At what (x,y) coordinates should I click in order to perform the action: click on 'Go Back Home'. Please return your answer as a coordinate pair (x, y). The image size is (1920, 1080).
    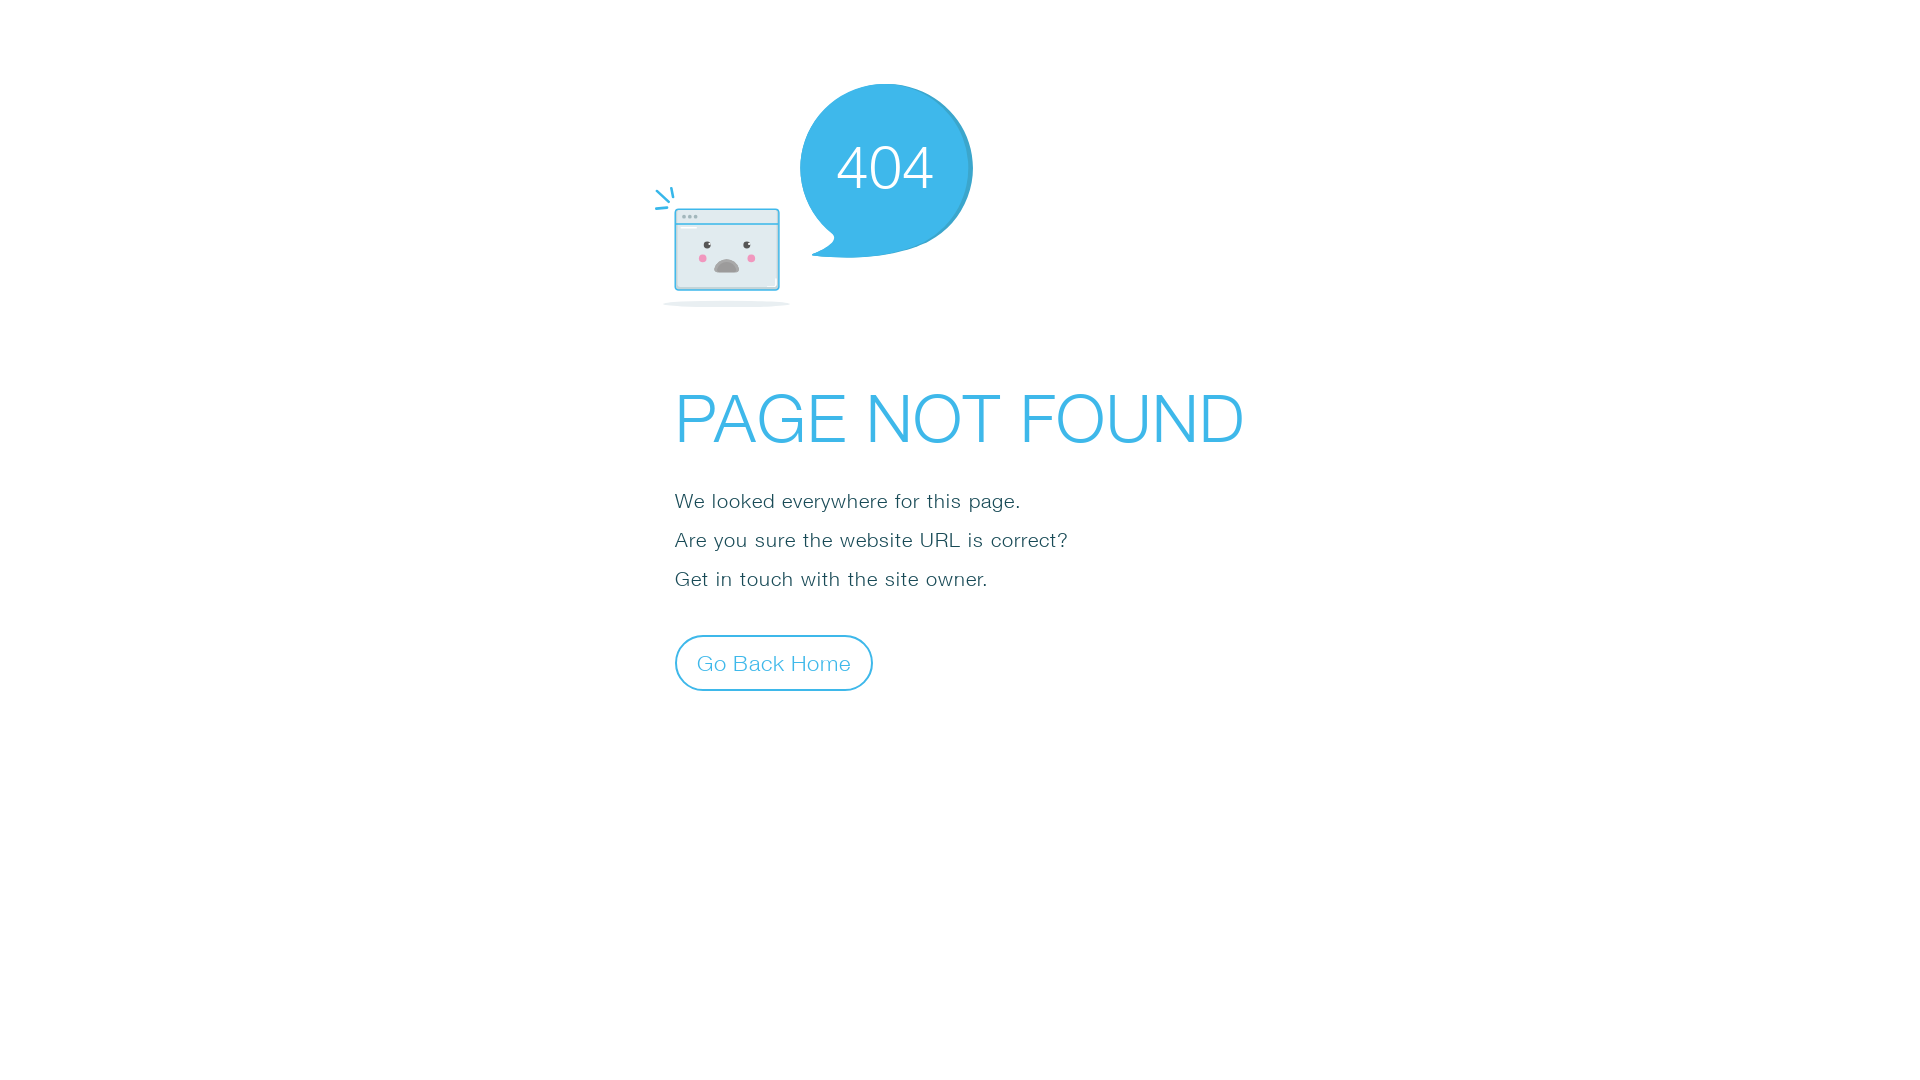
    Looking at the image, I should click on (772, 663).